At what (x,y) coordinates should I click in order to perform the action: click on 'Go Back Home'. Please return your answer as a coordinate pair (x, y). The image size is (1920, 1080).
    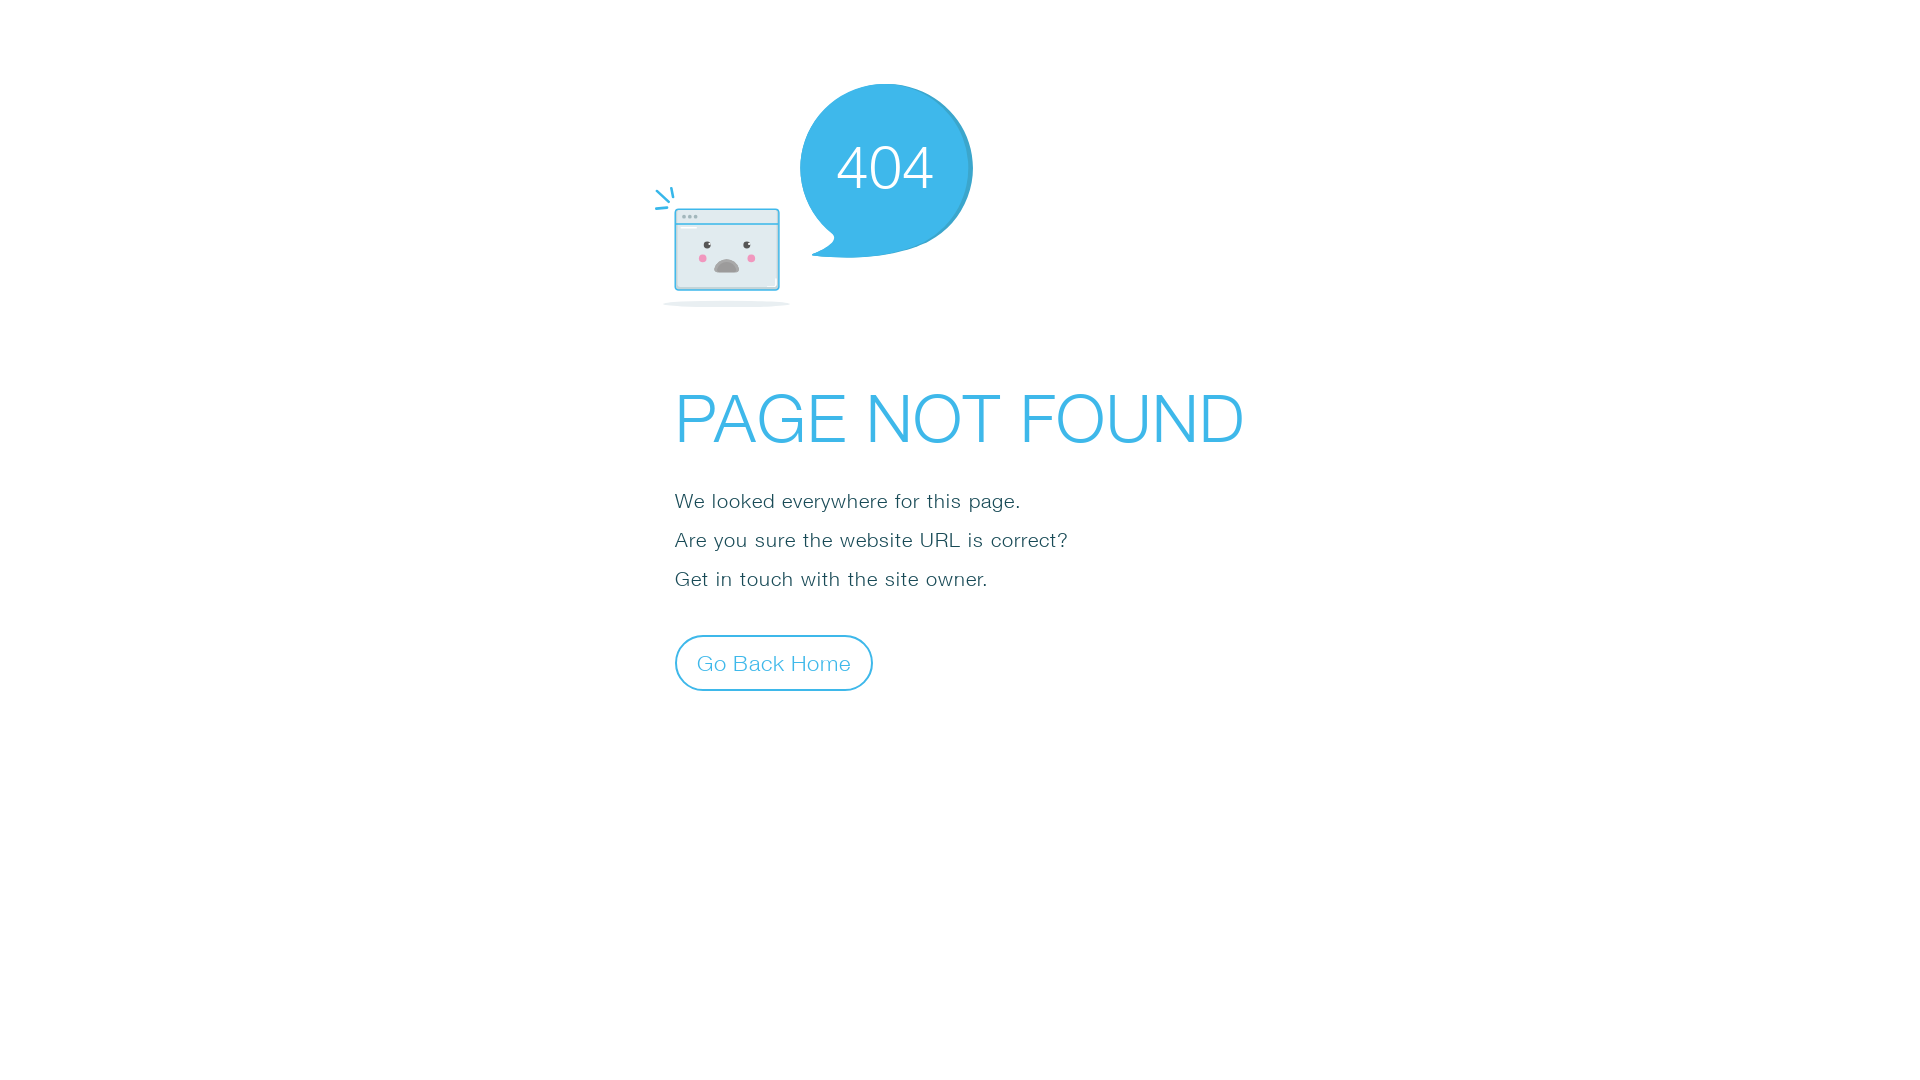
    Looking at the image, I should click on (772, 663).